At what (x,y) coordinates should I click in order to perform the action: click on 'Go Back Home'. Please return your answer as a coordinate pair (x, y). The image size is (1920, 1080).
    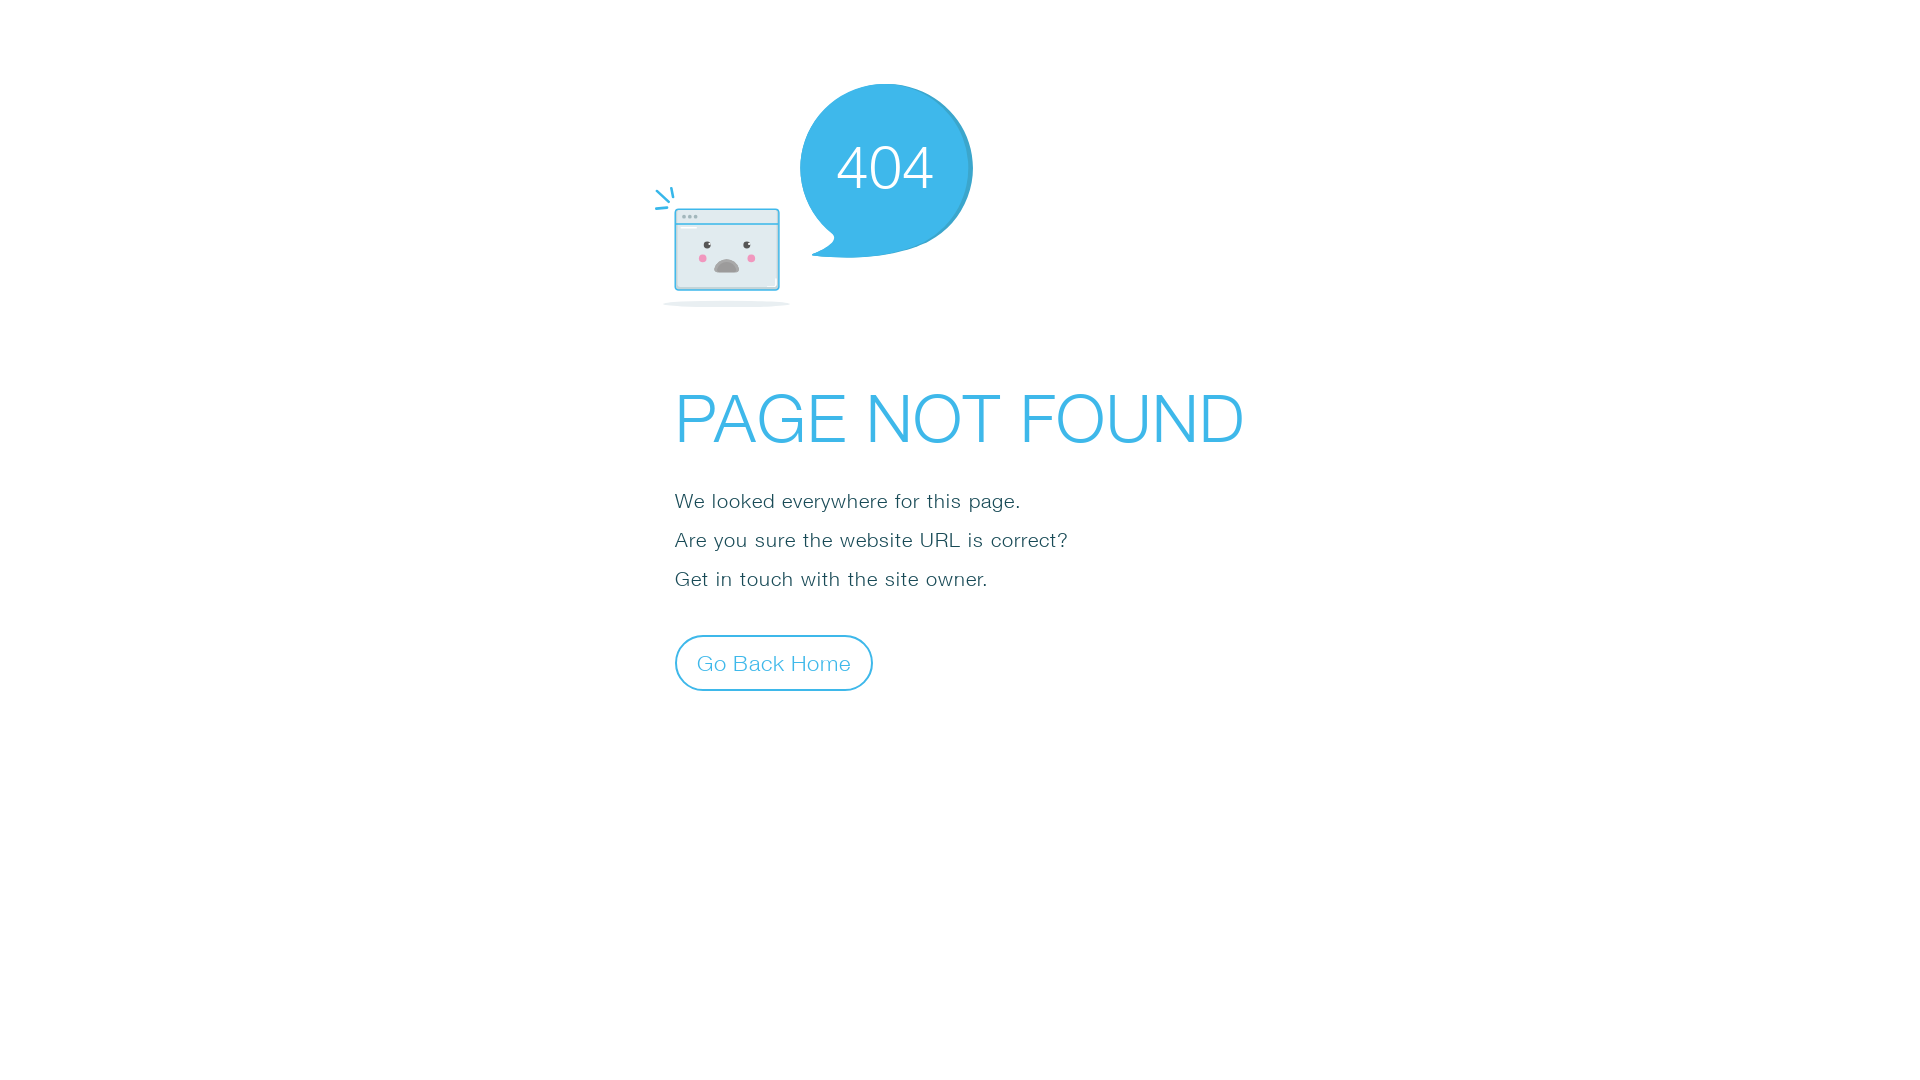
    Looking at the image, I should click on (772, 663).